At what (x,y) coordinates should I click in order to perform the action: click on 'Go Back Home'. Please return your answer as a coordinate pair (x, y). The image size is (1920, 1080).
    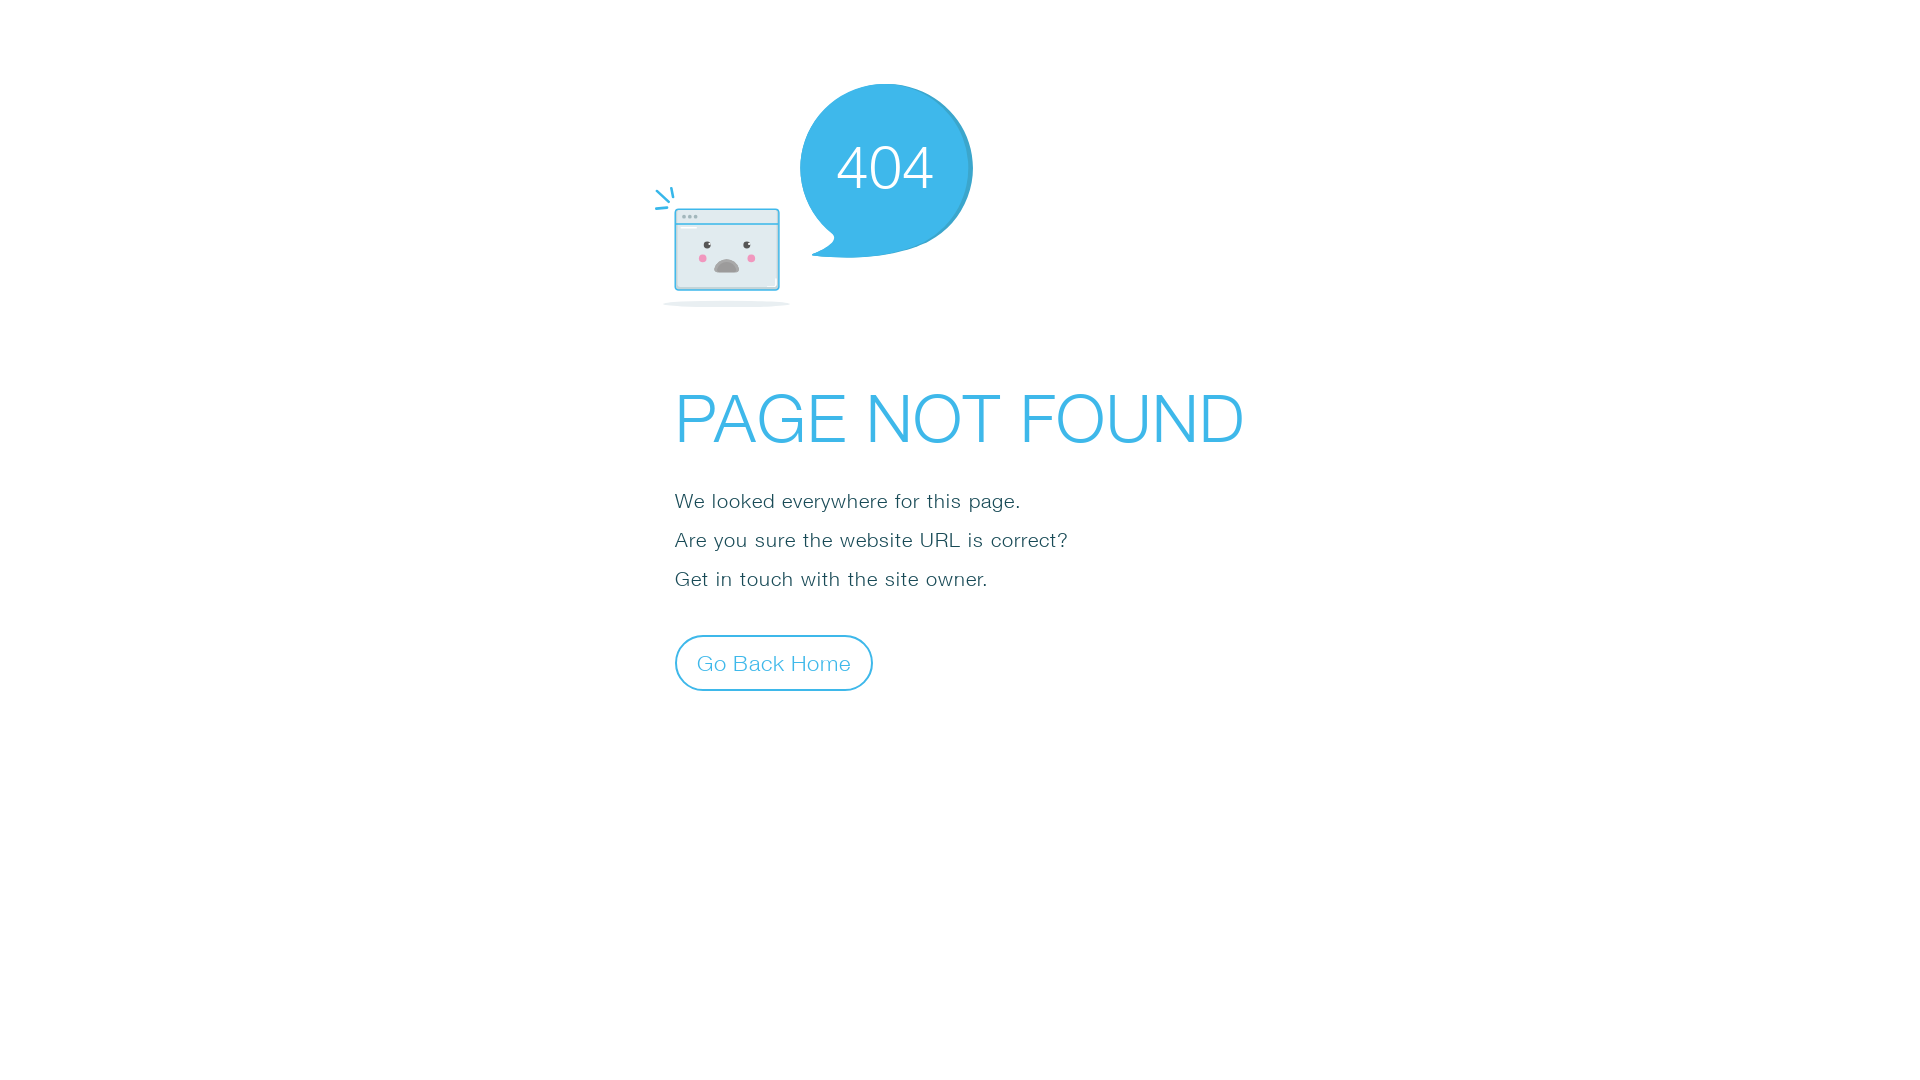
    Looking at the image, I should click on (772, 663).